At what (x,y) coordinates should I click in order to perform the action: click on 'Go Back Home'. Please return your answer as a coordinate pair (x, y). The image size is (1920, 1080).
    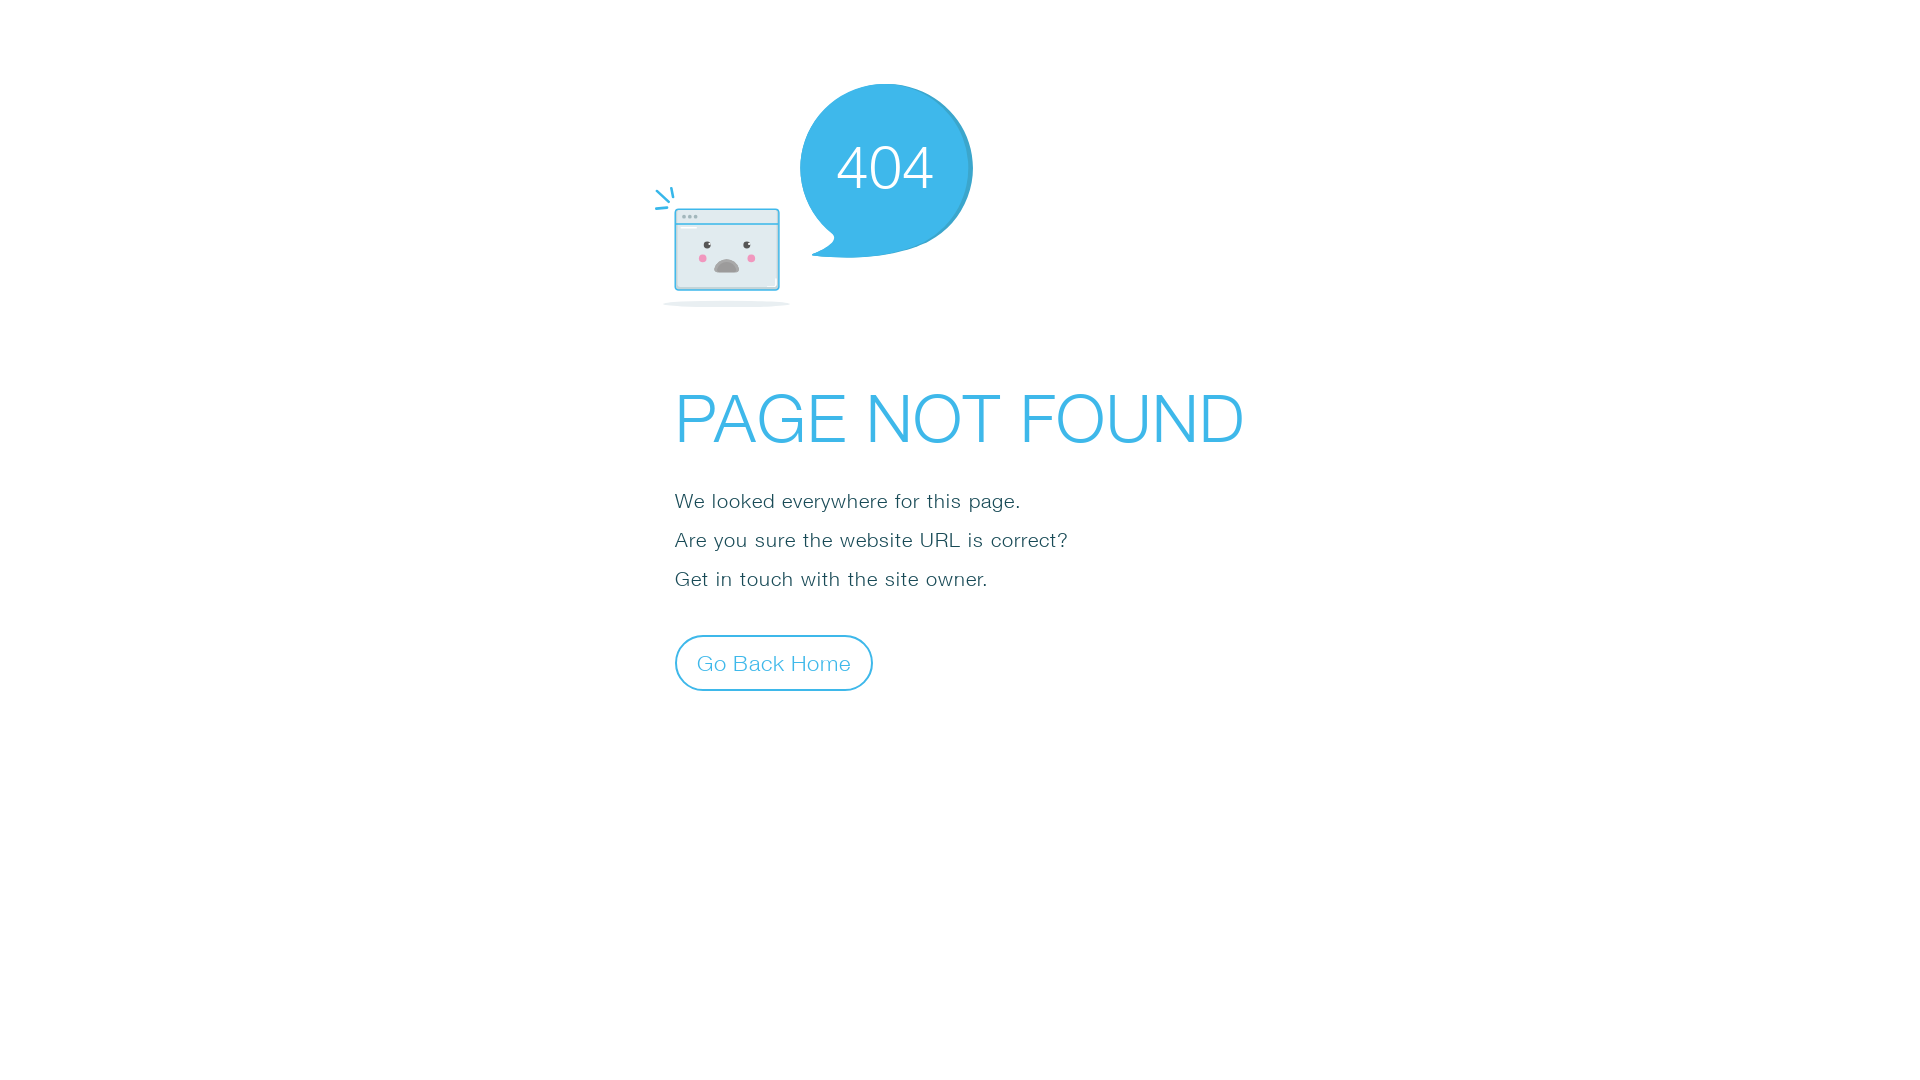
    Looking at the image, I should click on (772, 663).